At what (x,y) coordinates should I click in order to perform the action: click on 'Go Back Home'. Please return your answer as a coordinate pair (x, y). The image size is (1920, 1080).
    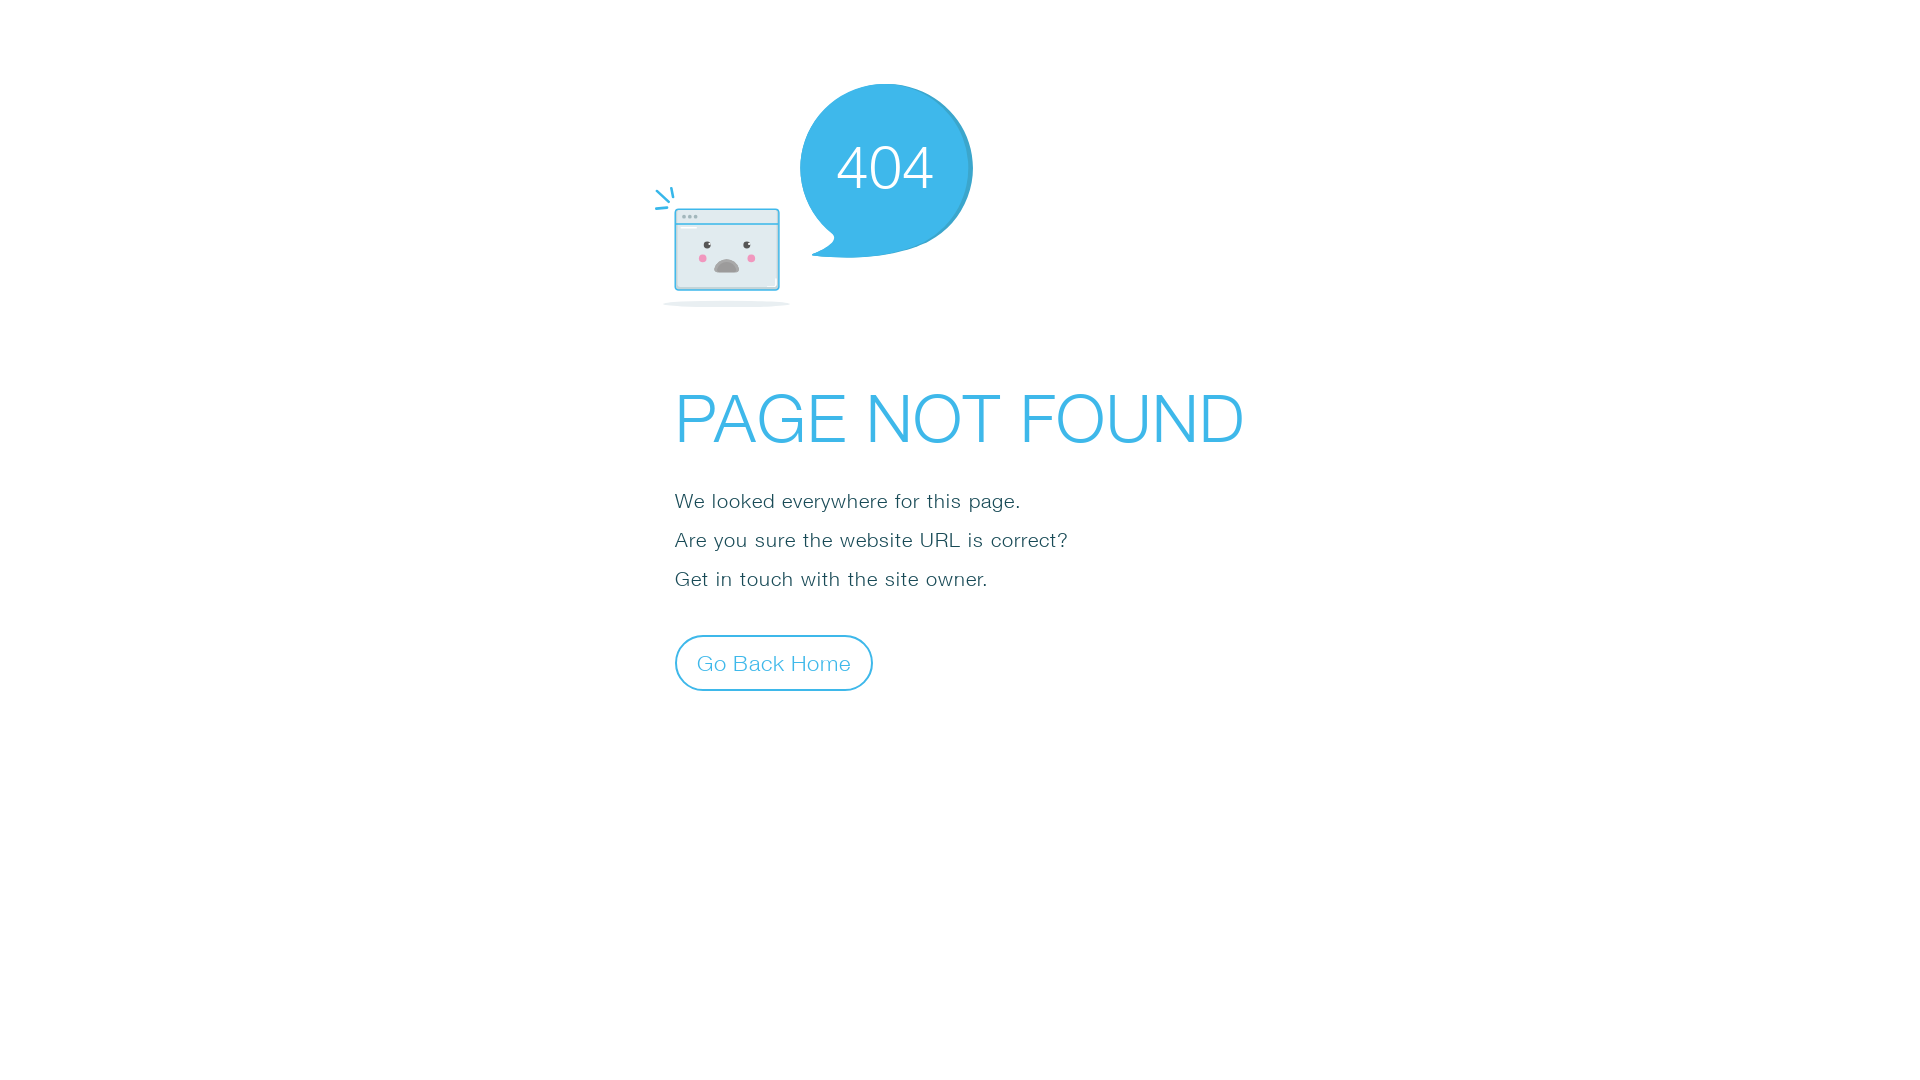
    Looking at the image, I should click on (772, 663).